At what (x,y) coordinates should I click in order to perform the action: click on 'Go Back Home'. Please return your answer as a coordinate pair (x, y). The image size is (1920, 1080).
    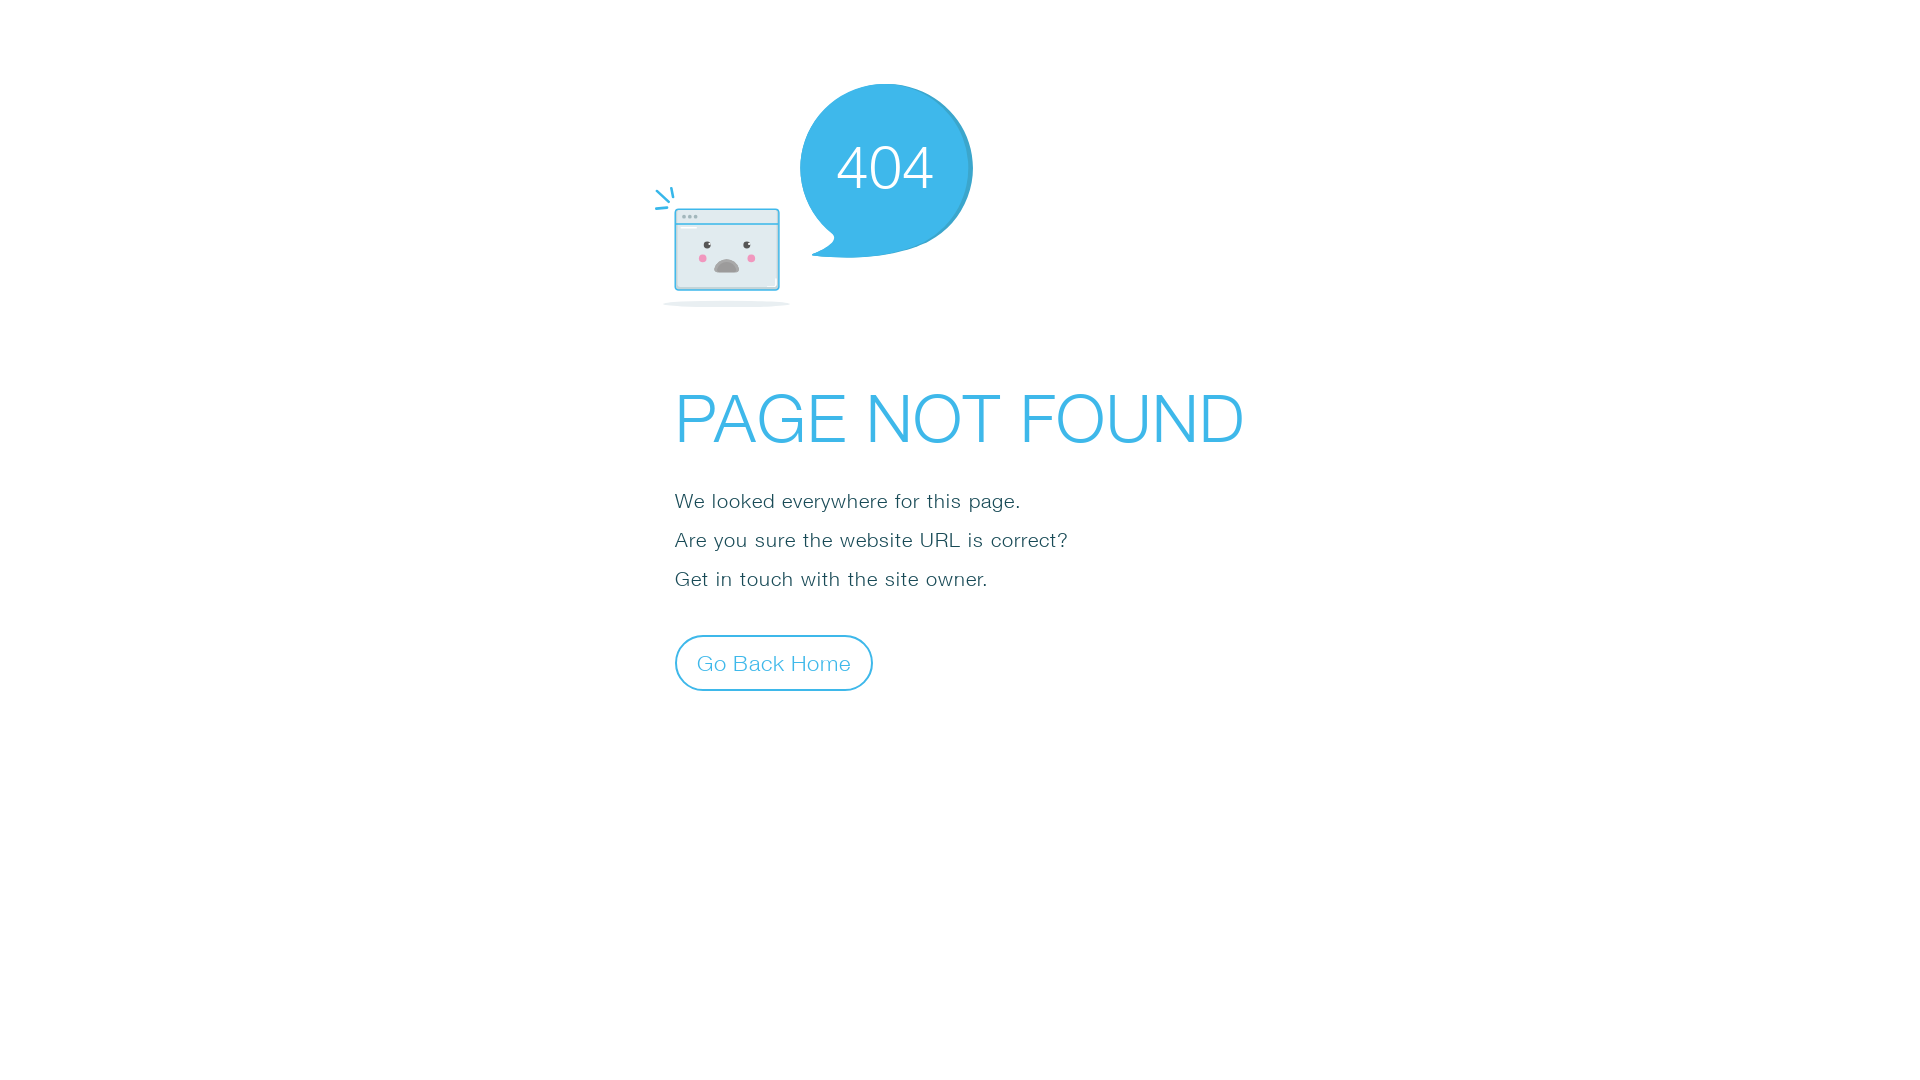
    Looking at the image, I should click on (772, 663).